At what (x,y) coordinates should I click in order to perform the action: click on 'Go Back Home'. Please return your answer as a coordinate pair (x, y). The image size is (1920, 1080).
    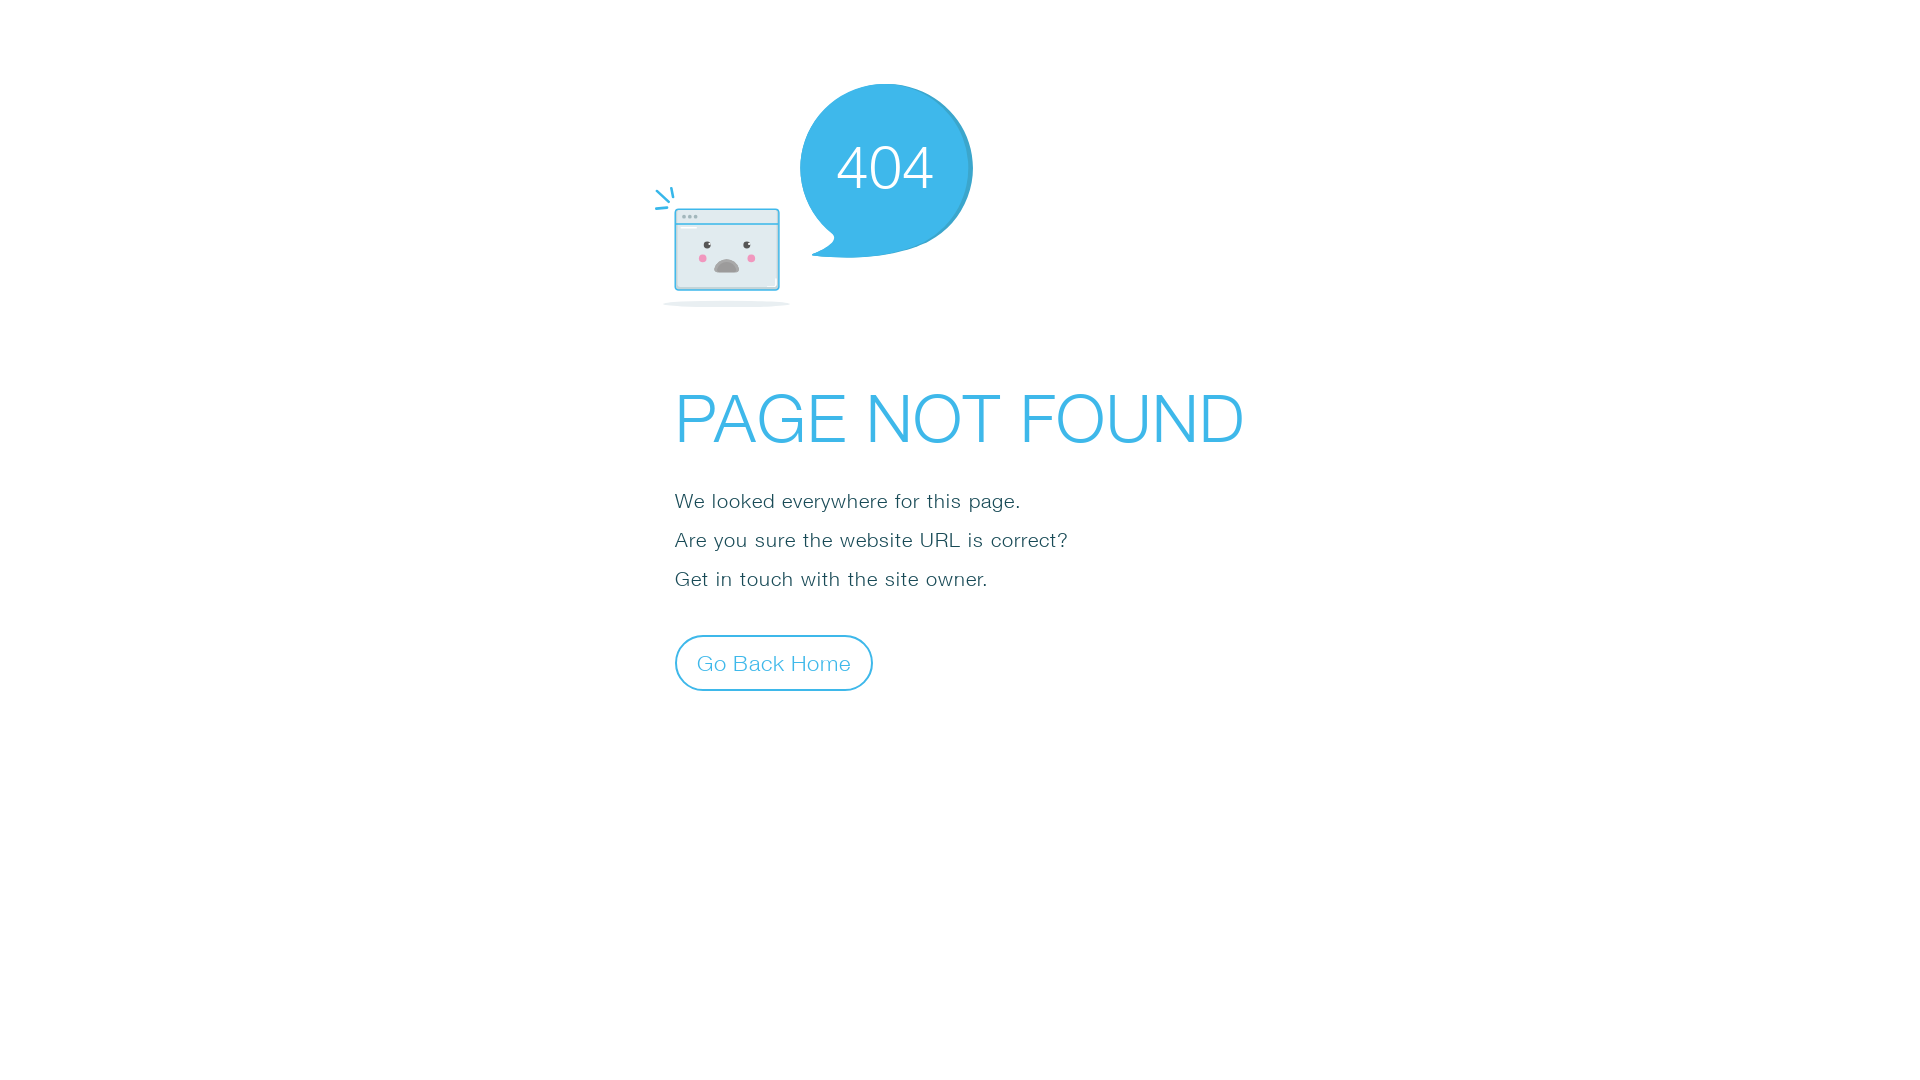
    Looking at the image, I should click on (772, 663).